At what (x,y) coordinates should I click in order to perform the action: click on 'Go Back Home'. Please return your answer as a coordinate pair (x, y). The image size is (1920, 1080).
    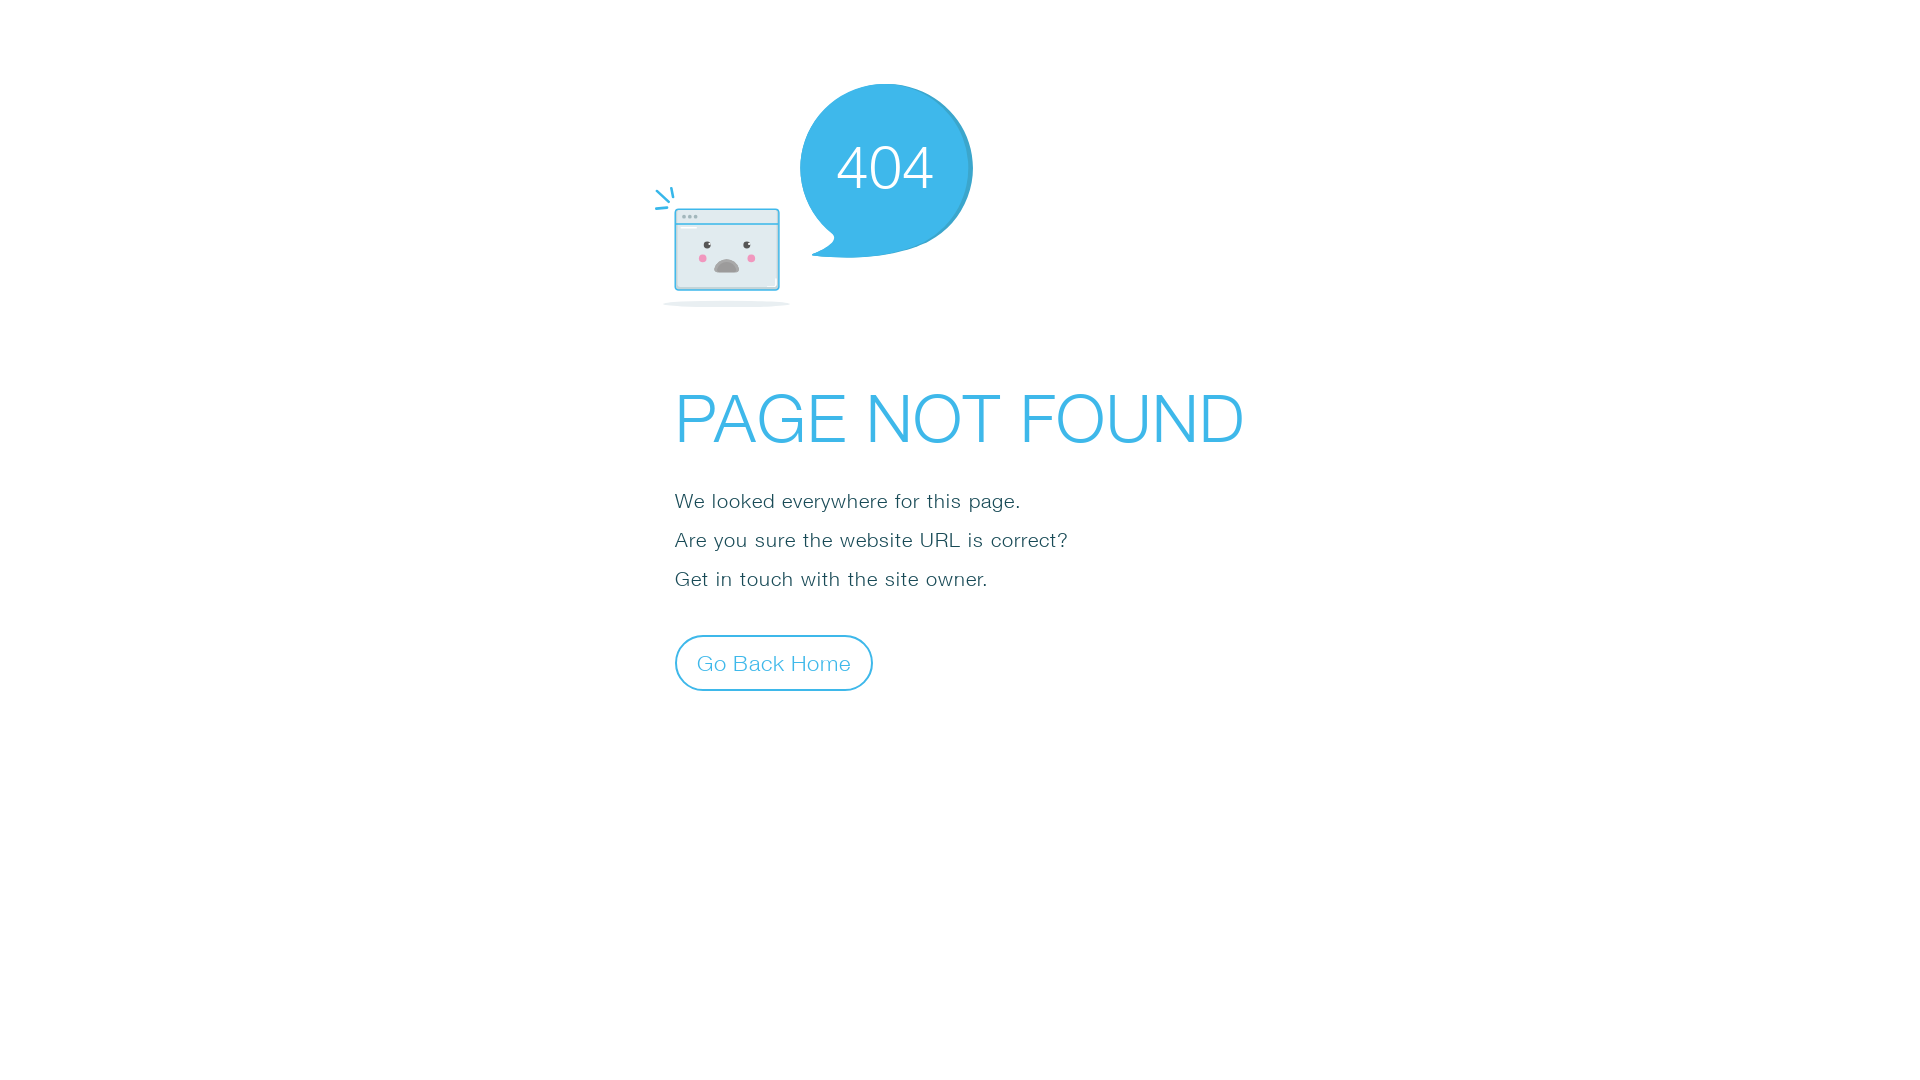
    Looking at the image, I should click on (772, 663).